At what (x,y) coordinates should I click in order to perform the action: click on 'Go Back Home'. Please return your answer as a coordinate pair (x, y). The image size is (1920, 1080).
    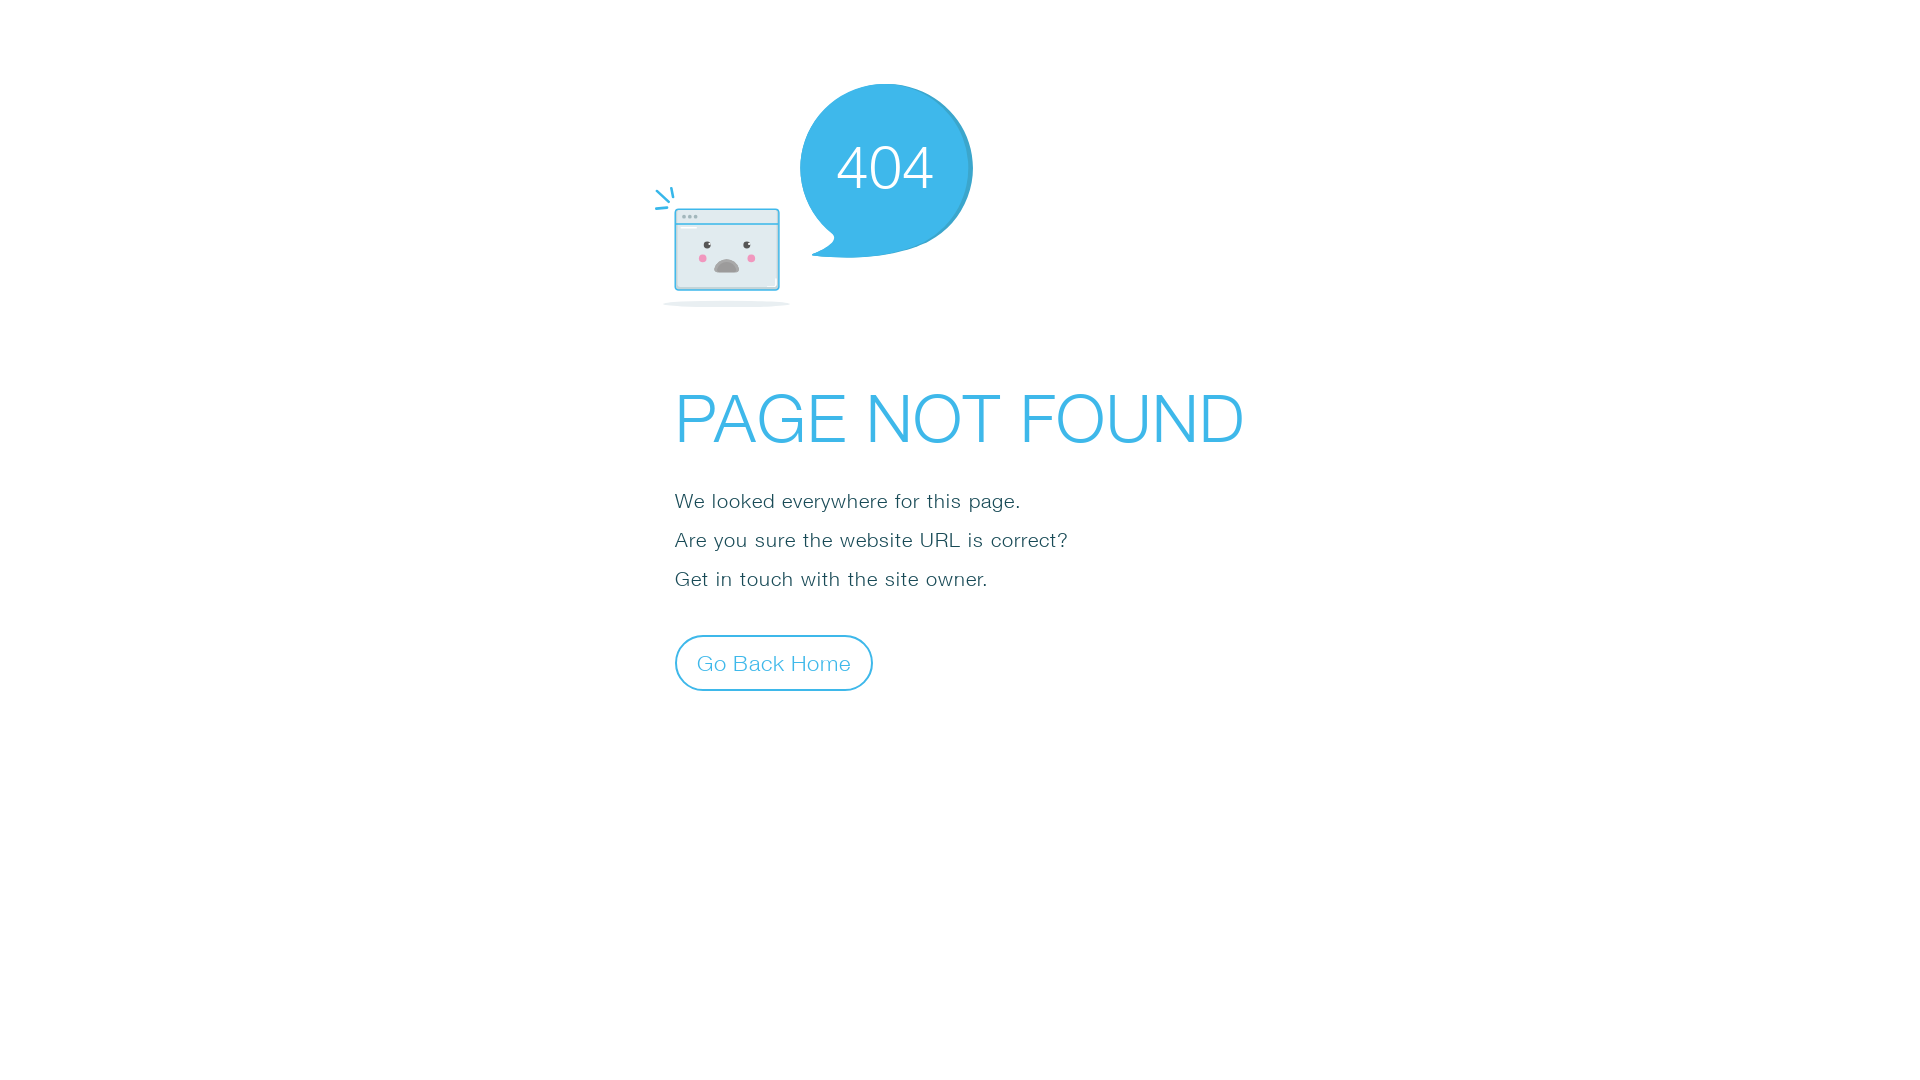
    Looking at the image, I should click on (772, 663).